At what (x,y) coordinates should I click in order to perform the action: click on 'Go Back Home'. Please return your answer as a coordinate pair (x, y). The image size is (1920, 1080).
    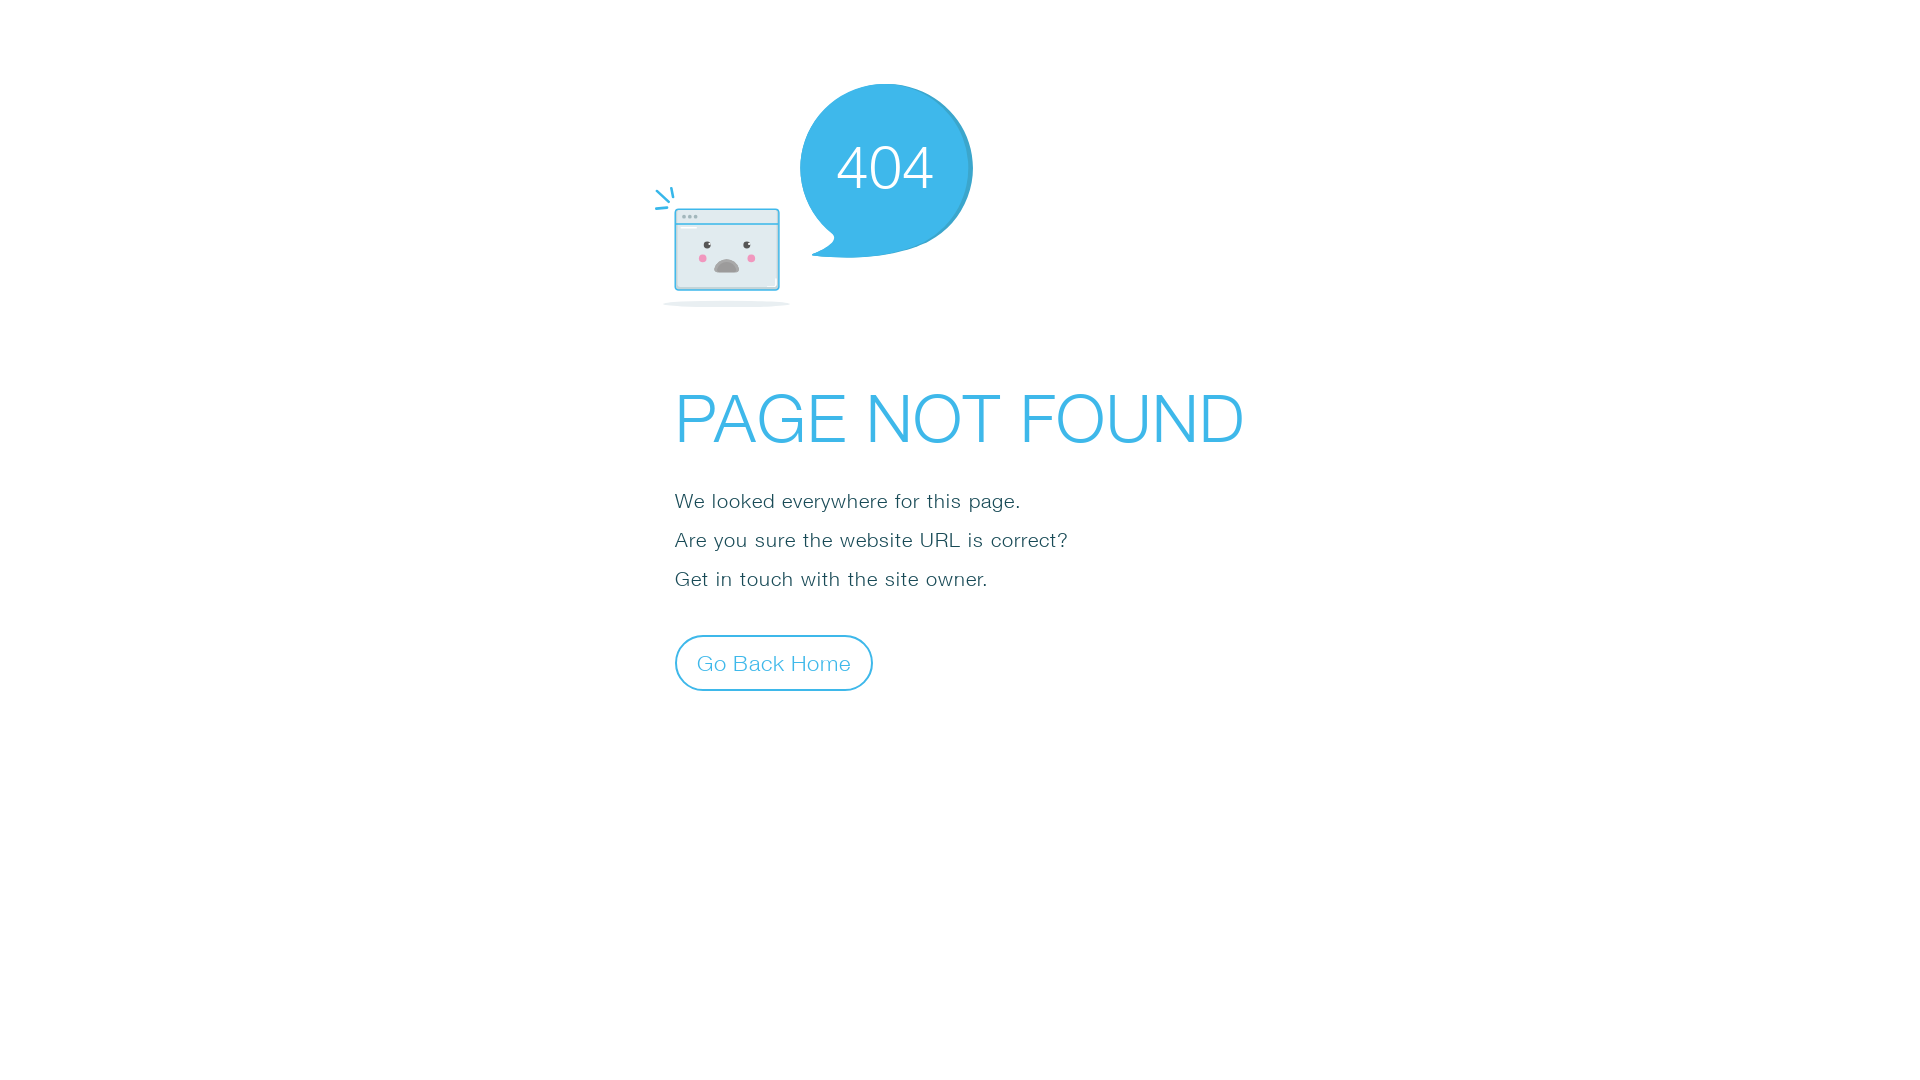
    Looking at the image, I should click on (772, 663).